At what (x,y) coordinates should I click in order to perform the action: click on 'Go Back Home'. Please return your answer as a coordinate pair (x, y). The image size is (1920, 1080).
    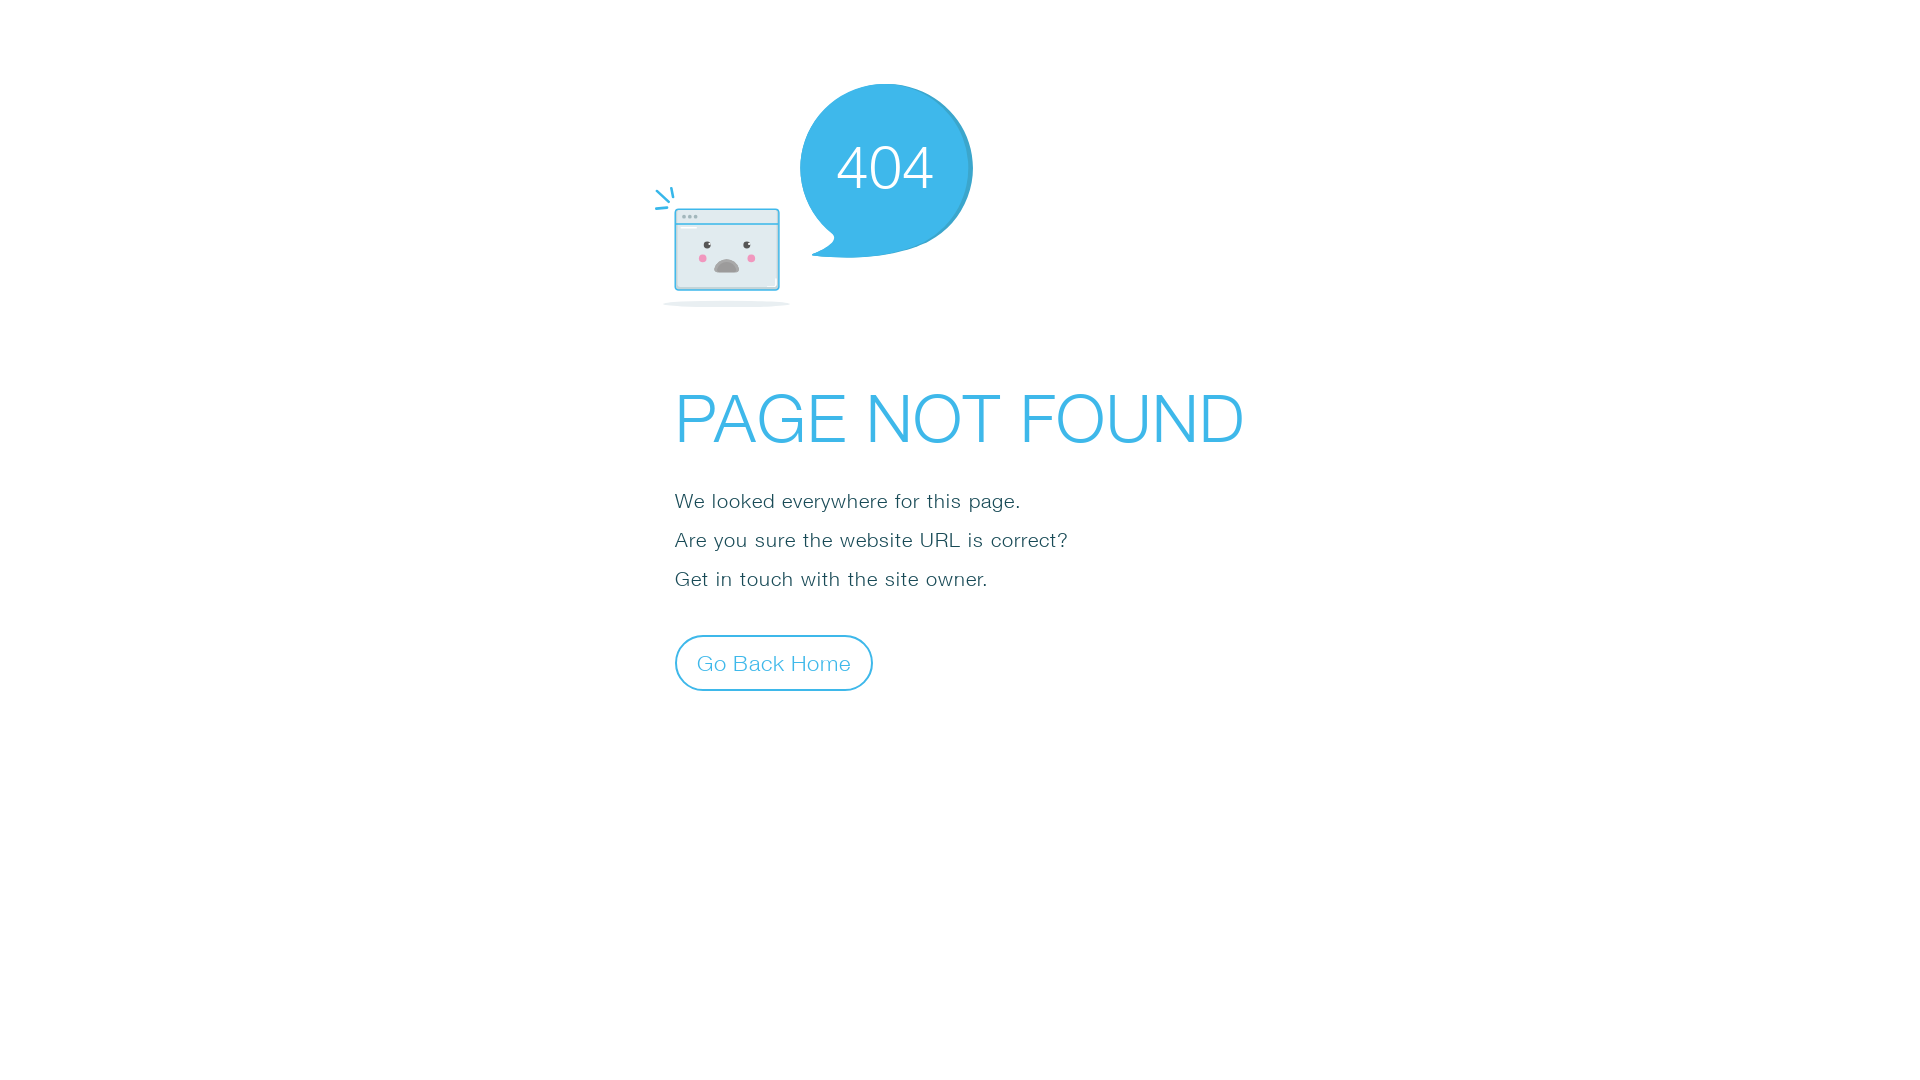
    Looking at the image, I should click on (772, 663).